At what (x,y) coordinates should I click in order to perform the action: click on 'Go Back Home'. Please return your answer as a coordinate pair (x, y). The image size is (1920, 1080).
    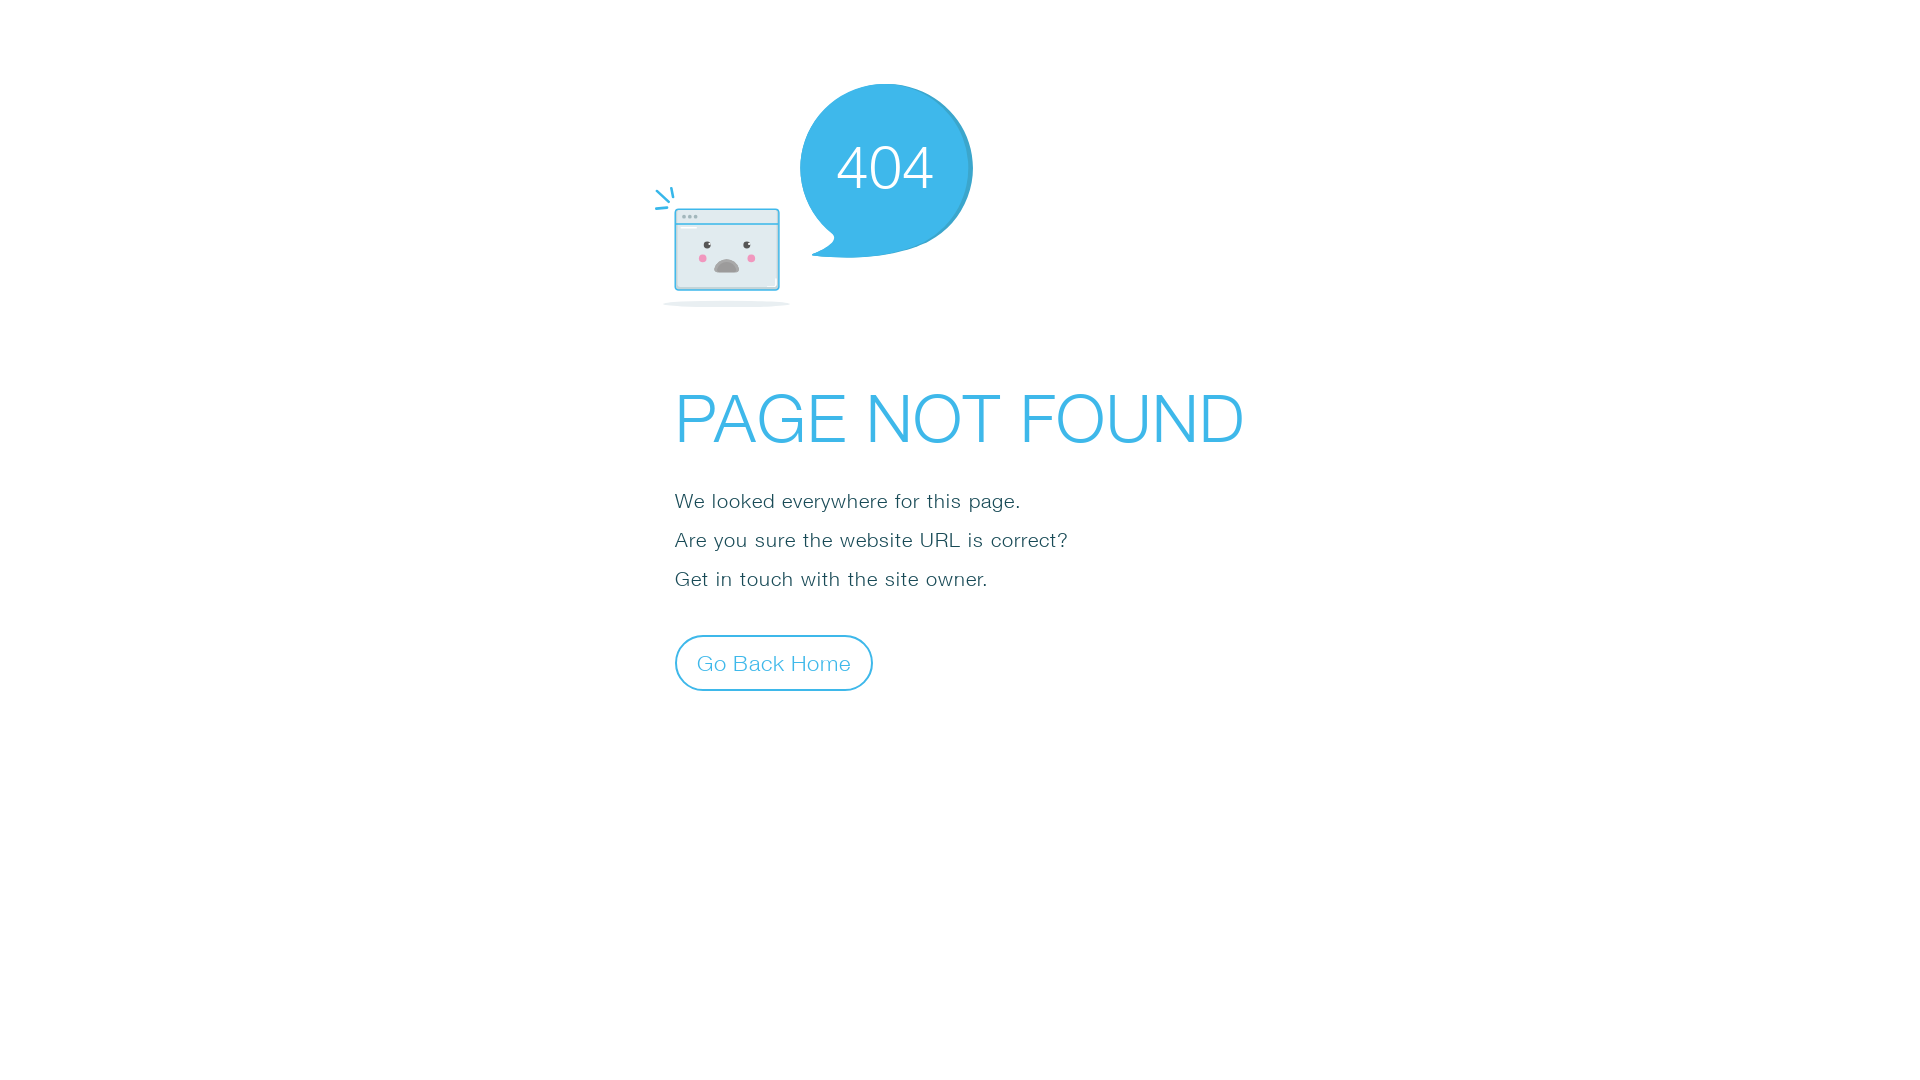
    Looking at the image, I should click on (772, 663).